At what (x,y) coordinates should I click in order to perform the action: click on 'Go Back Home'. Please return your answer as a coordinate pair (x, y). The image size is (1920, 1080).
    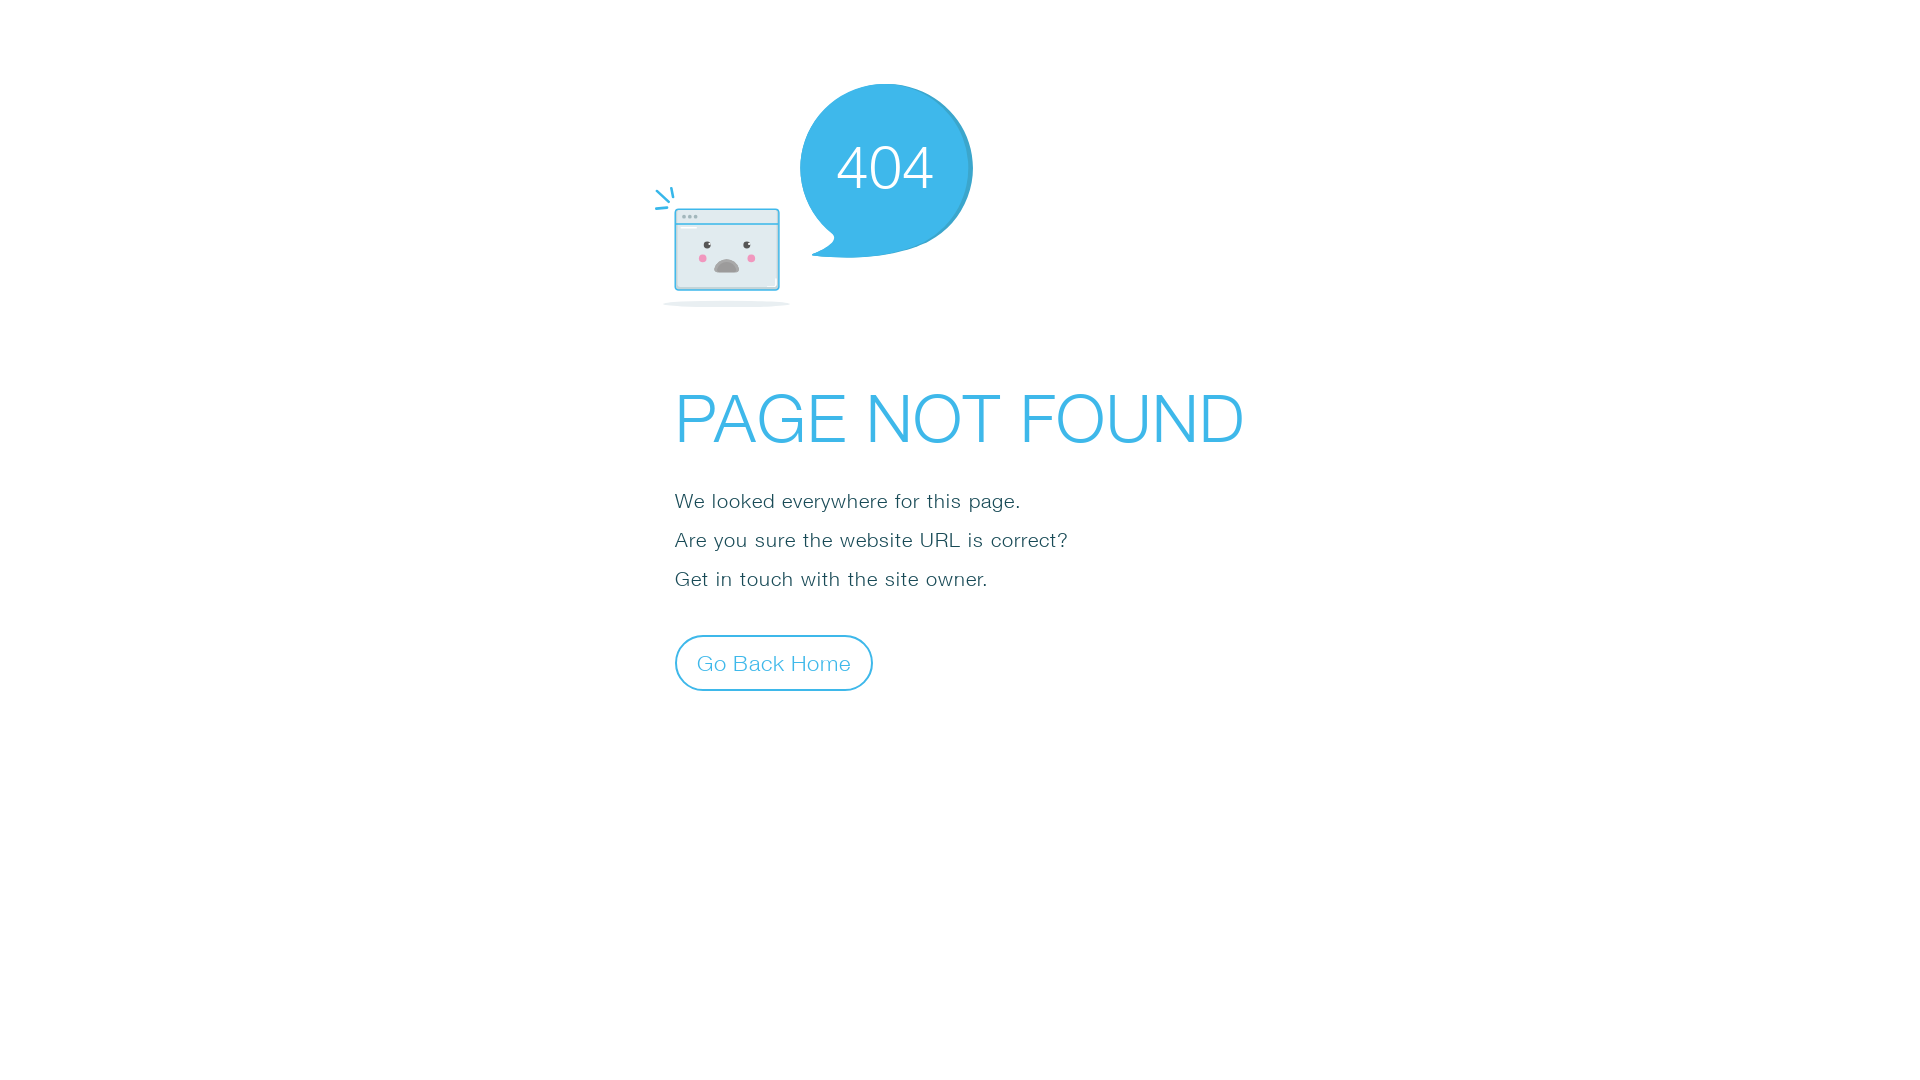
    Looking at the image, I should click on (772, 663).